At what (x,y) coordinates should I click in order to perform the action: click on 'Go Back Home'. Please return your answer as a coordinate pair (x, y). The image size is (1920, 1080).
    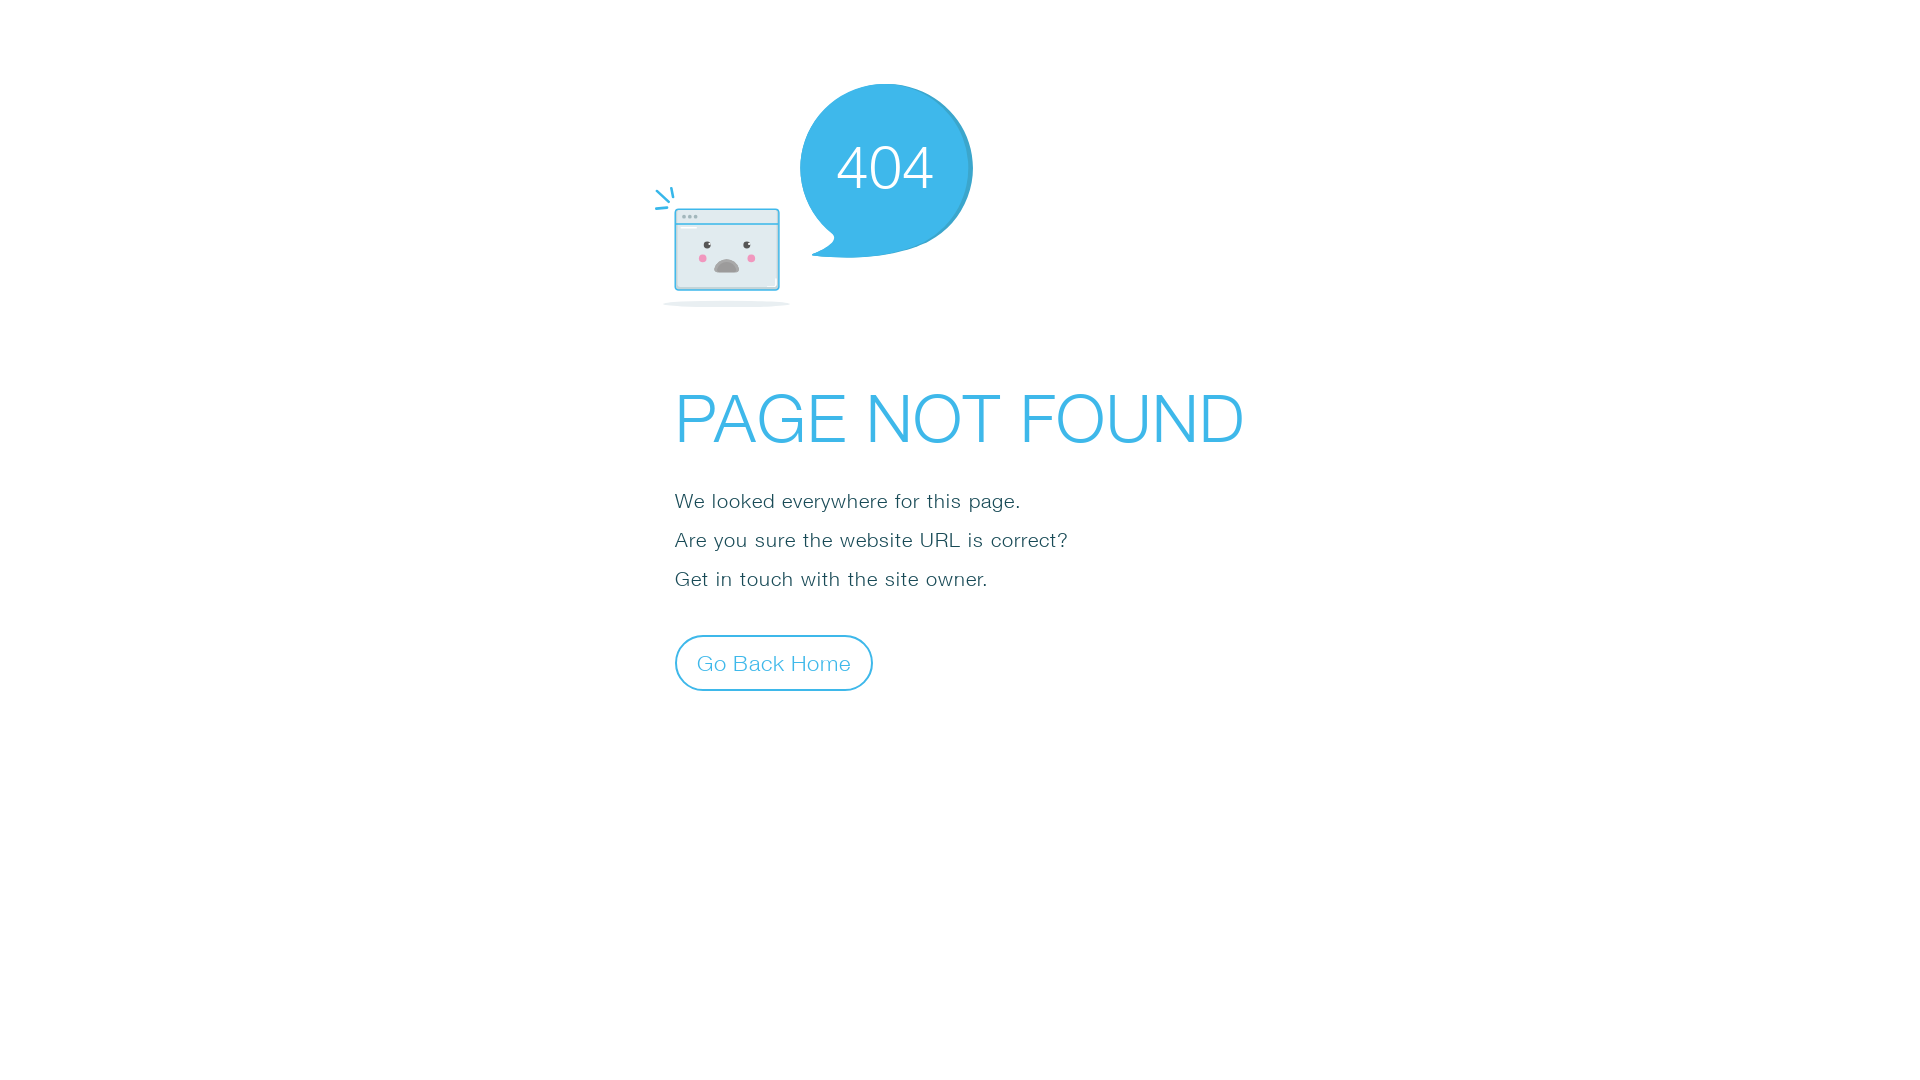
    Looking at the image, I should click on (772, 663).